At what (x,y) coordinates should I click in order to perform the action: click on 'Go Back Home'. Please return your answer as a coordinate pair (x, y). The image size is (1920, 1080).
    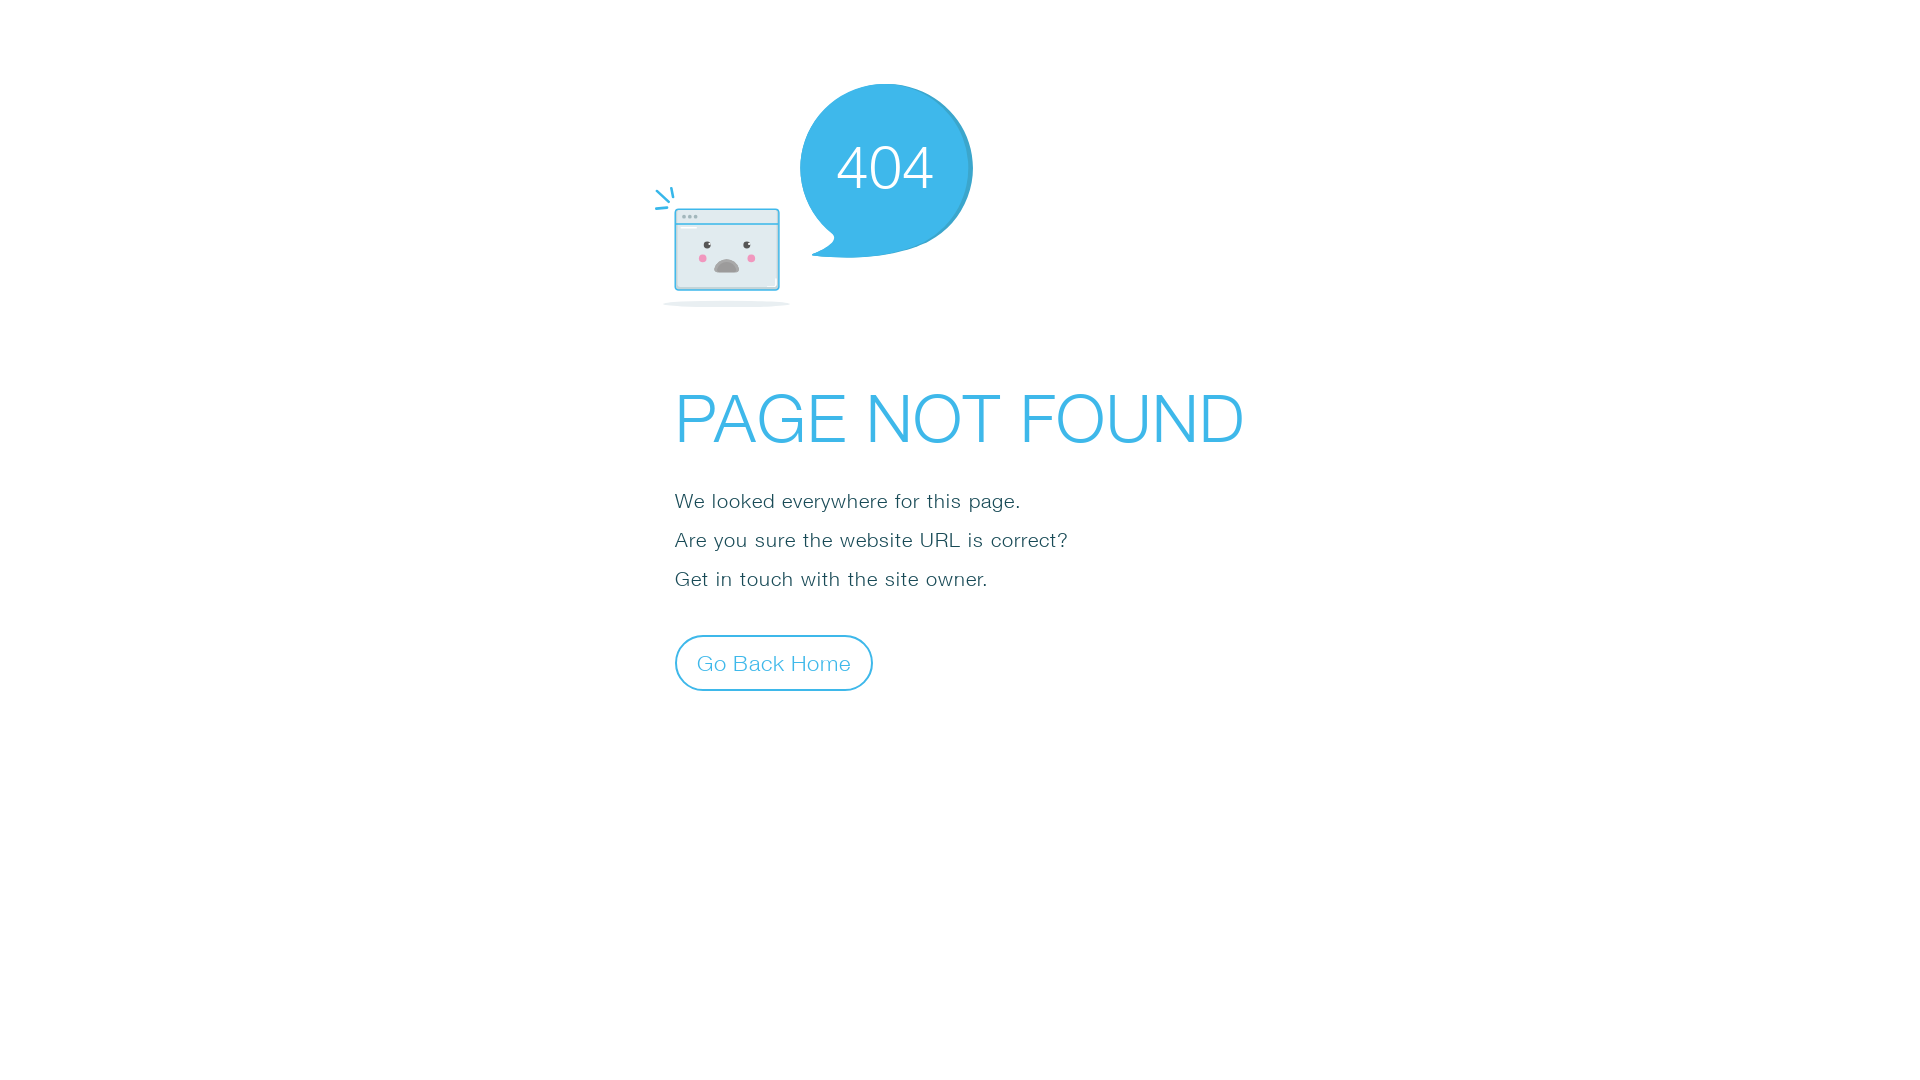
    Looking at the image, I should click on (772, 663).